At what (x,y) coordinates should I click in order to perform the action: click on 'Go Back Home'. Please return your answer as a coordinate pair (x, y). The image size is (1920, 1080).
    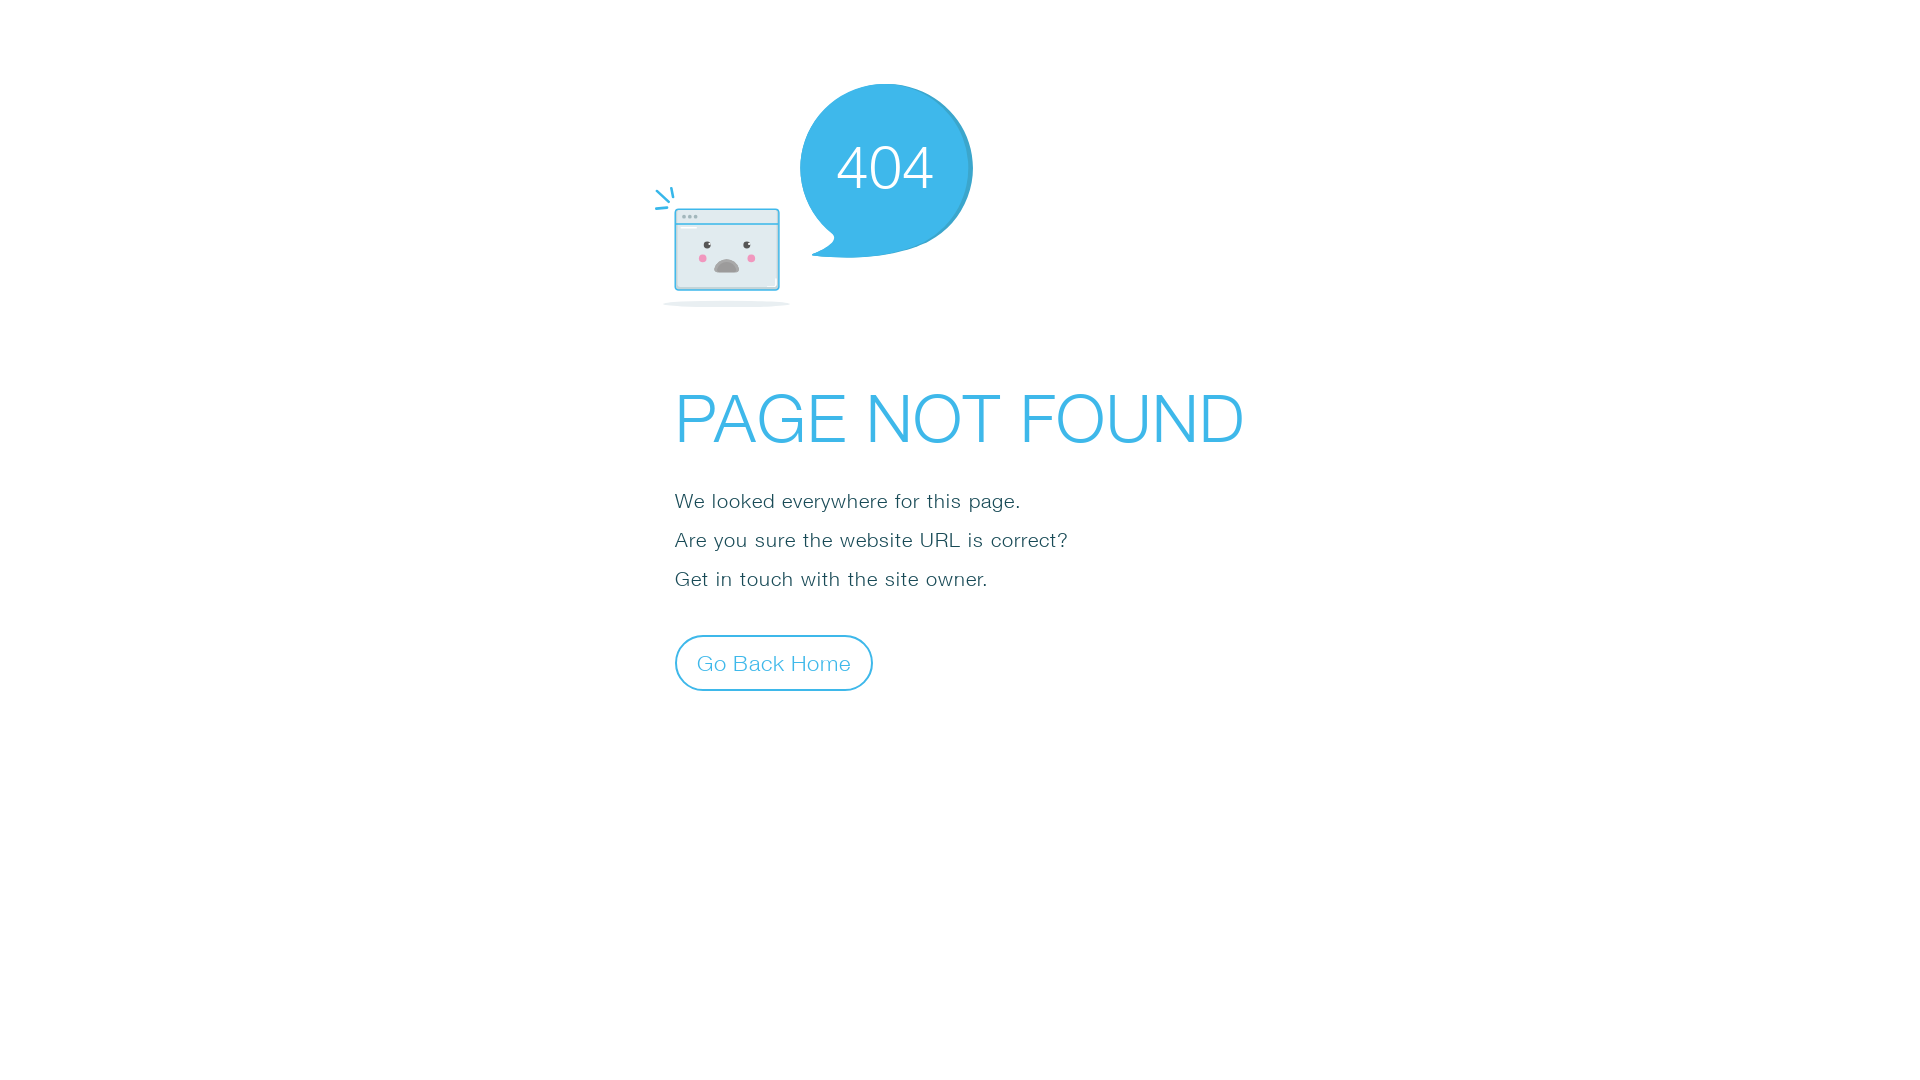
    Looking at the image, I should click on (772, 663).